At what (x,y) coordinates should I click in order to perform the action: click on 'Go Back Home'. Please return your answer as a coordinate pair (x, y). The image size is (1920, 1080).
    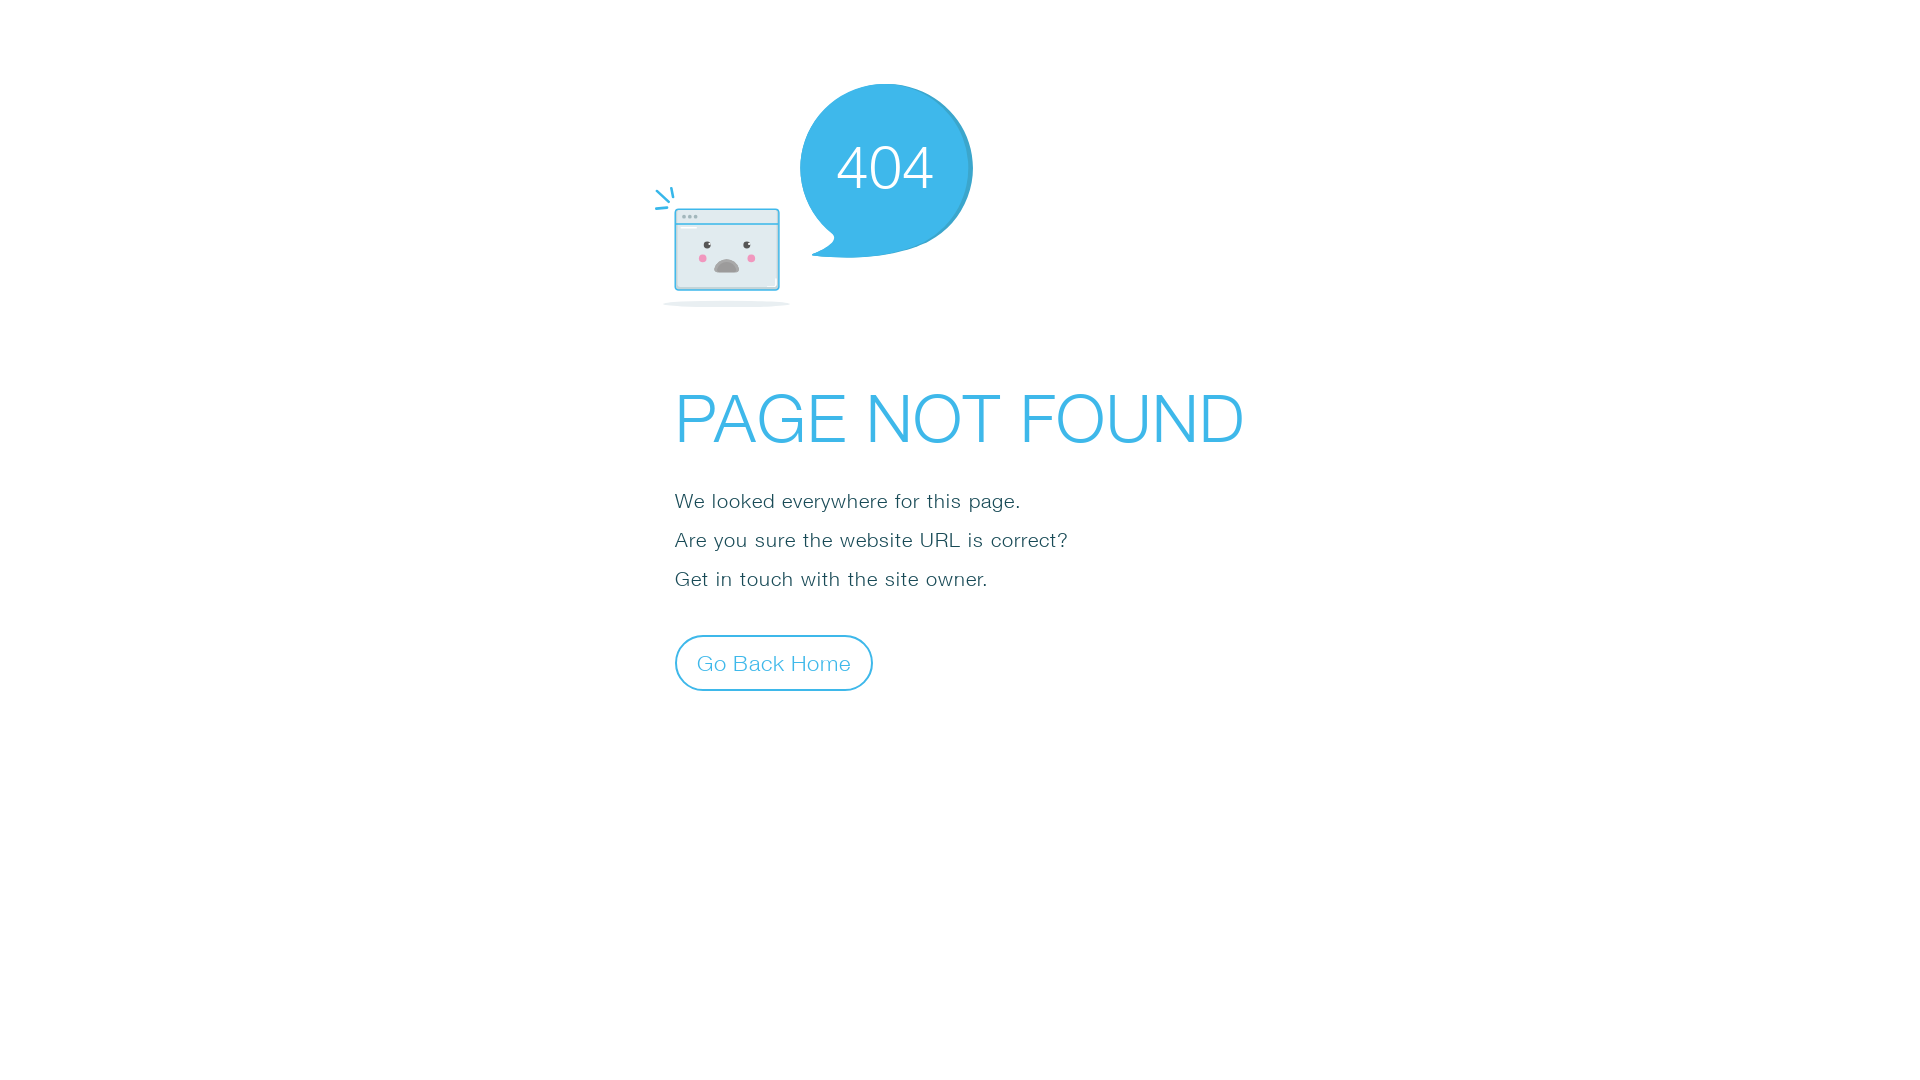
    Looking at the image, I should click on (772, 663).